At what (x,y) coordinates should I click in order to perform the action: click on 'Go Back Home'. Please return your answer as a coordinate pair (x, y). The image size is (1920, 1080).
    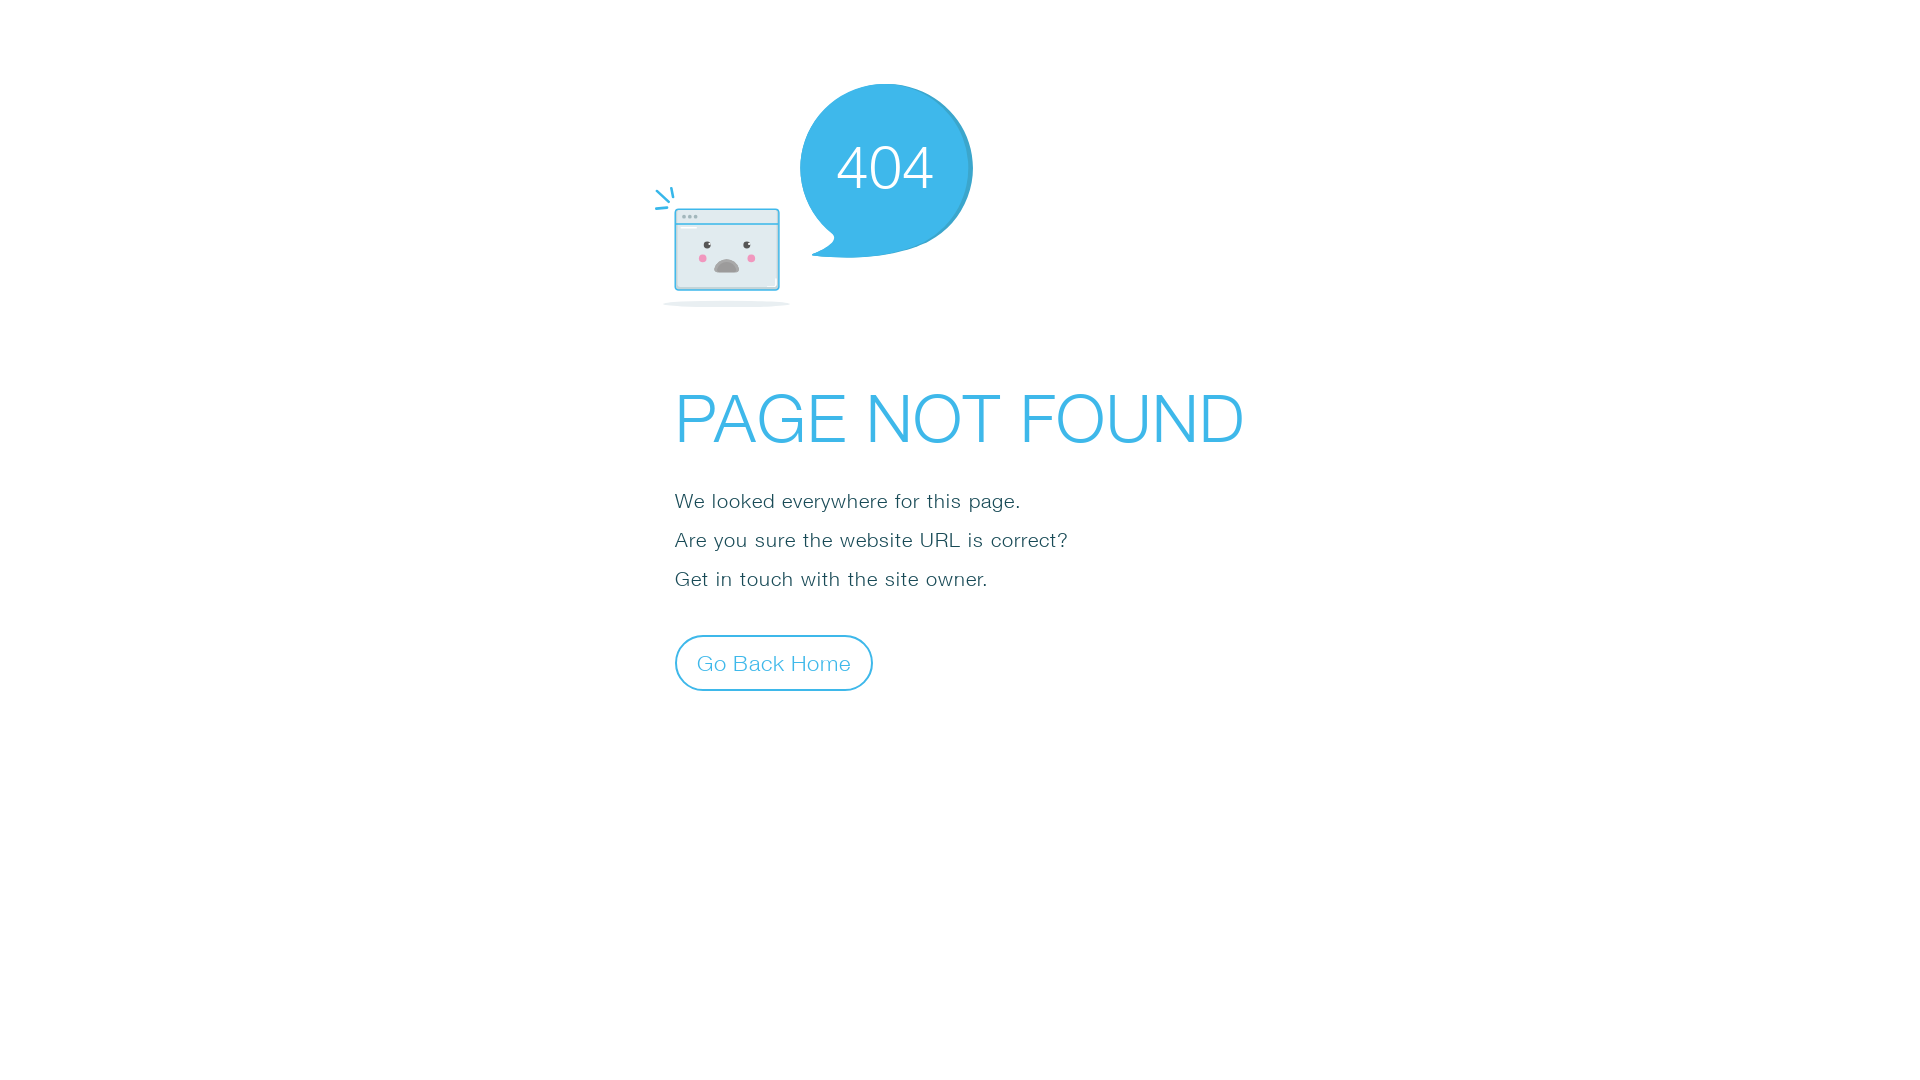
    Looking at the image, I should click on (772, 663).